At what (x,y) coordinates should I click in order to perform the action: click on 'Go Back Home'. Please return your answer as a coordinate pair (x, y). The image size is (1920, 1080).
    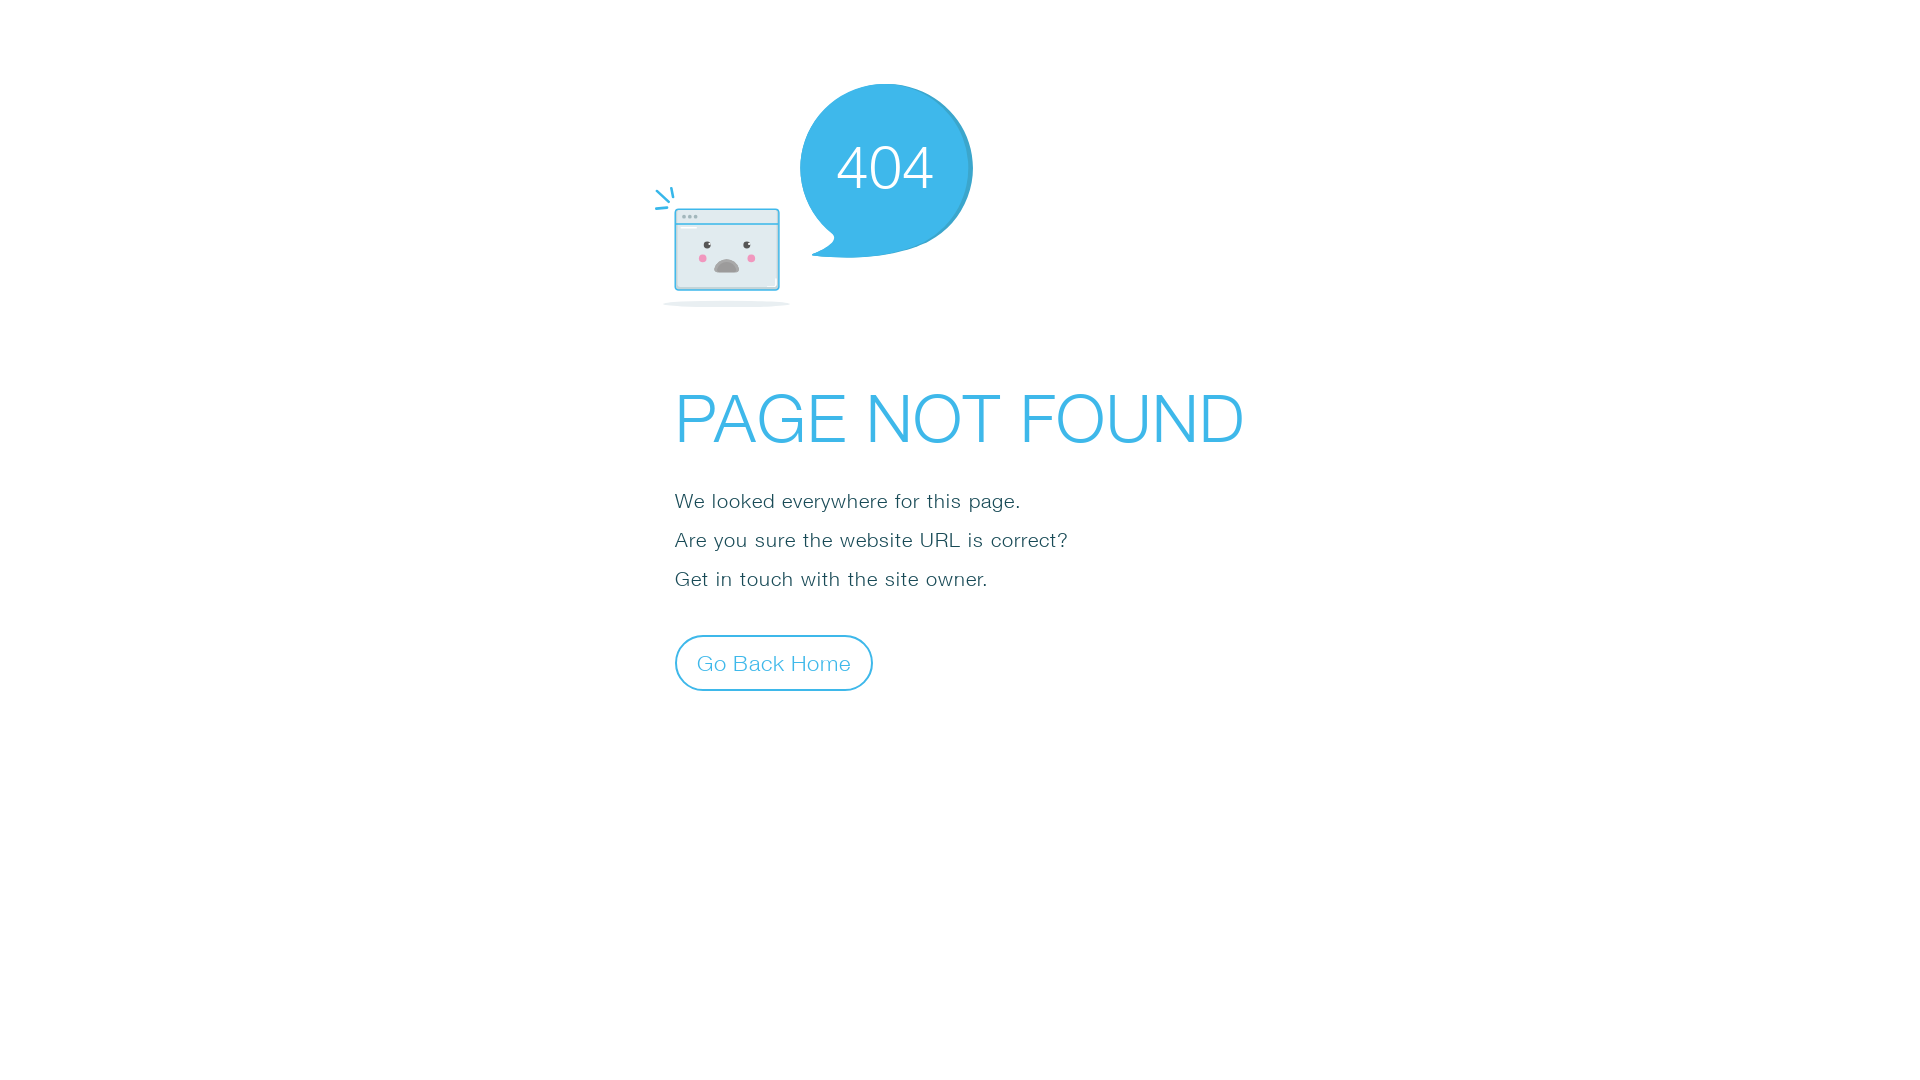
    Looking at the image, I should click on (772, 663).